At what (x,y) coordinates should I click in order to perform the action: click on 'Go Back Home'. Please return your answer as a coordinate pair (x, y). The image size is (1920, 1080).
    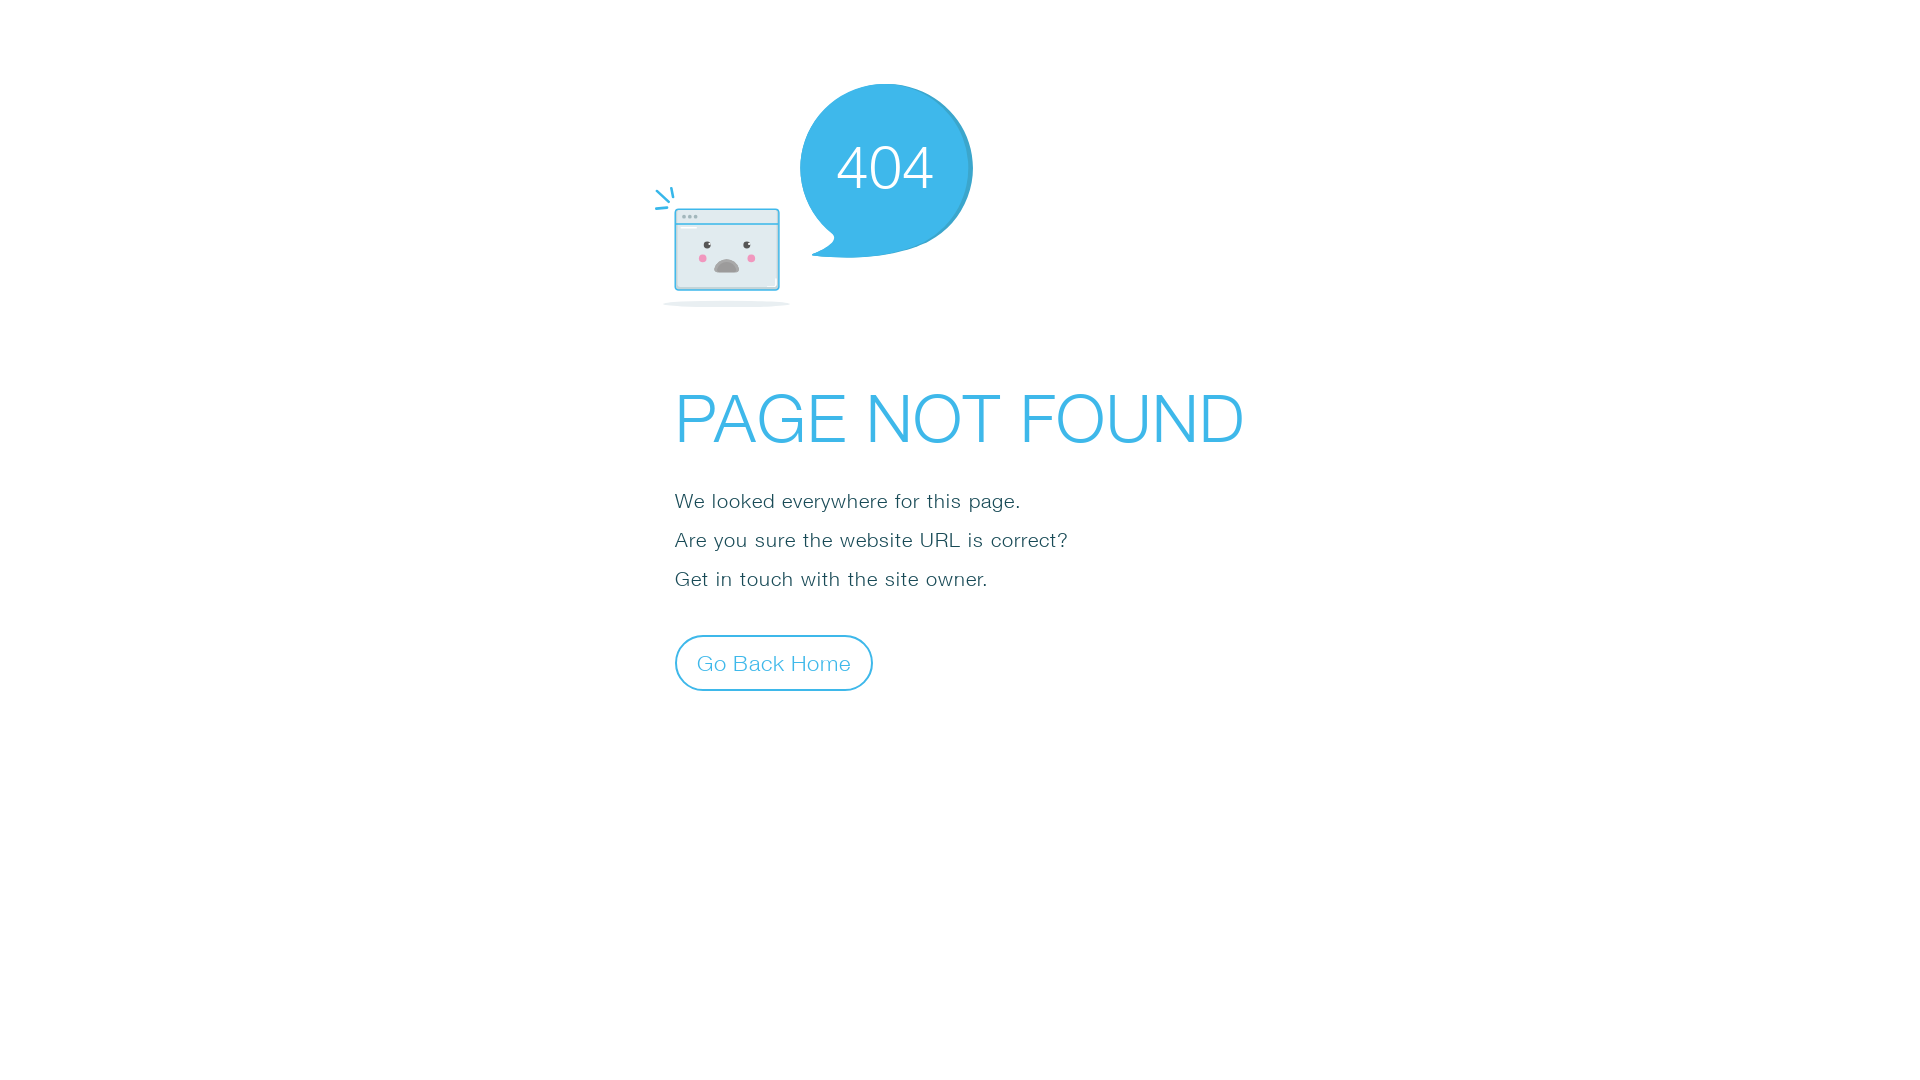
    Looking at the image, I should click on (772, 663).